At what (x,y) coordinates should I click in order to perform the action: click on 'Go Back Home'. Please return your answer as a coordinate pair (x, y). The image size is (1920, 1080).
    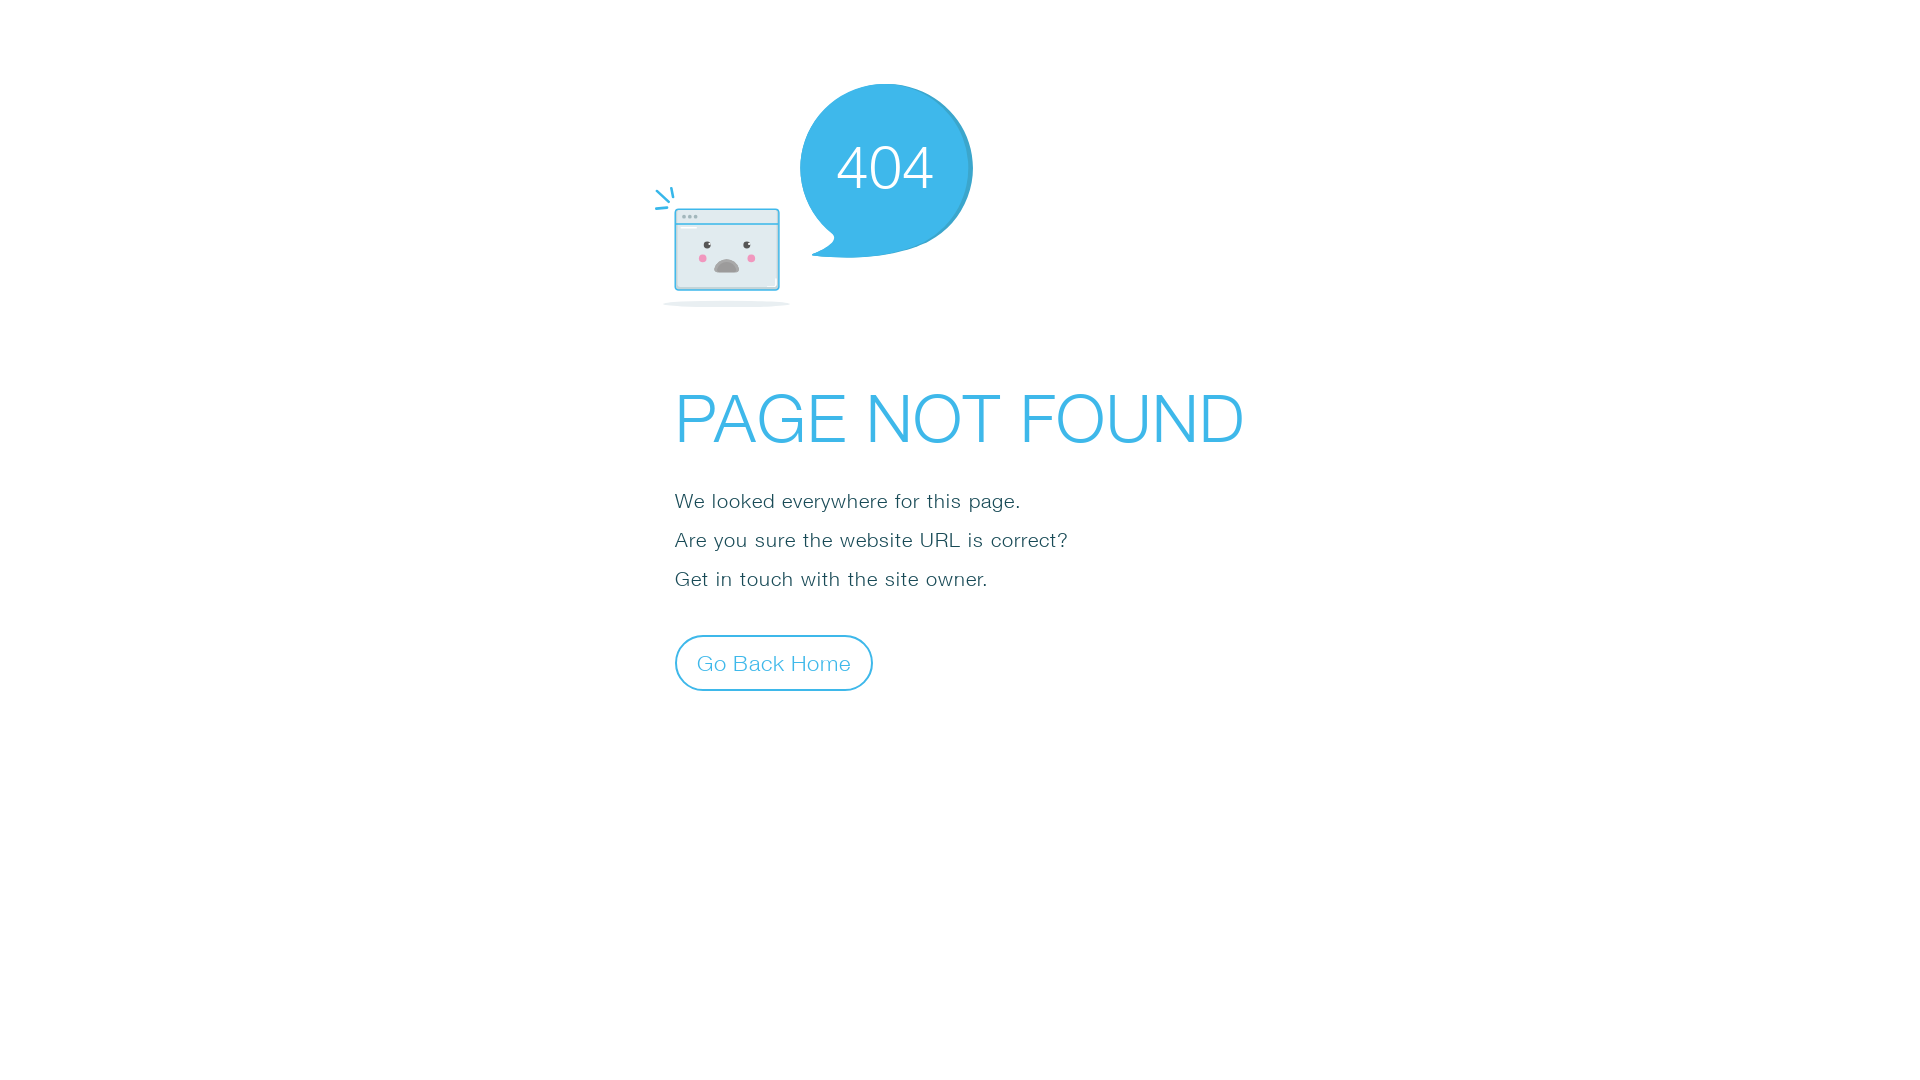
    Looking at the image, I should click on (772, 663).